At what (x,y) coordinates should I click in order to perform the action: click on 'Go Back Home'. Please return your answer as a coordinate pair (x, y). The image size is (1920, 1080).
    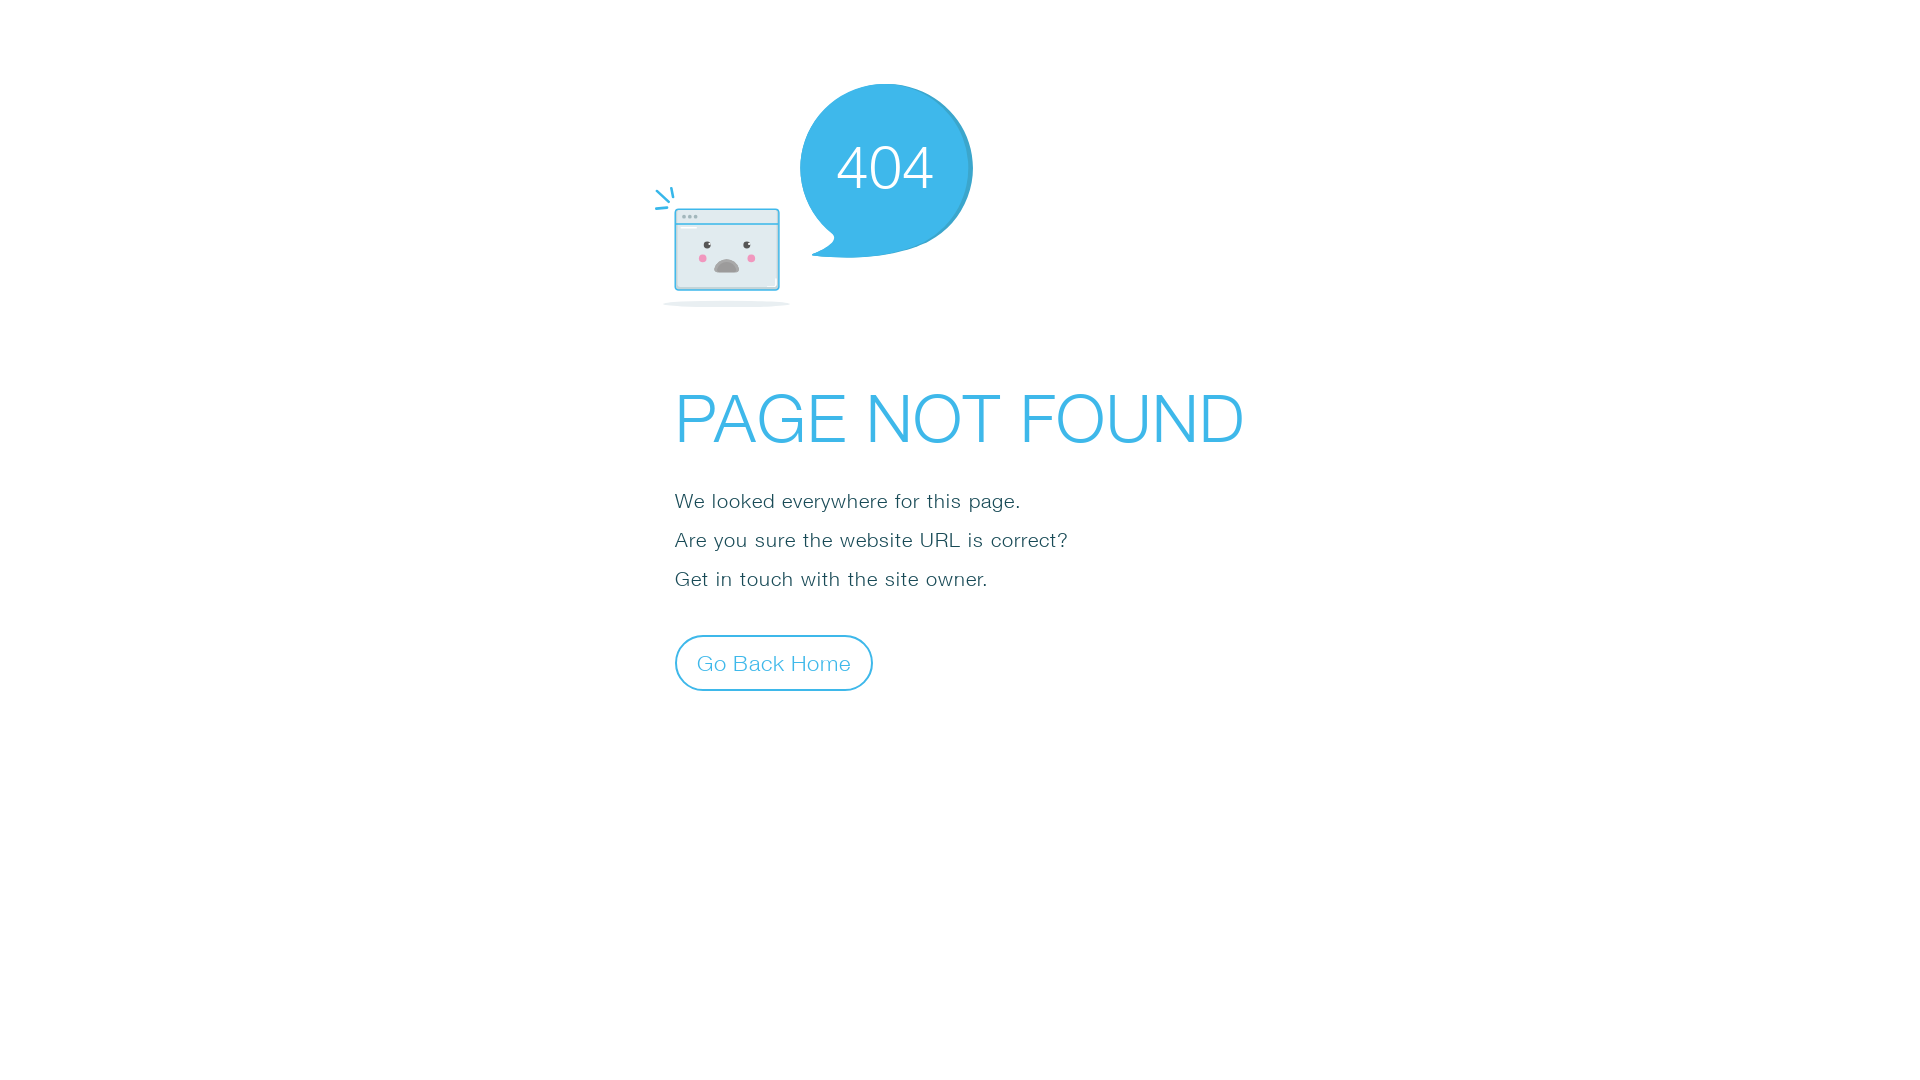
    Looking at the image, I should click on (772, 663).